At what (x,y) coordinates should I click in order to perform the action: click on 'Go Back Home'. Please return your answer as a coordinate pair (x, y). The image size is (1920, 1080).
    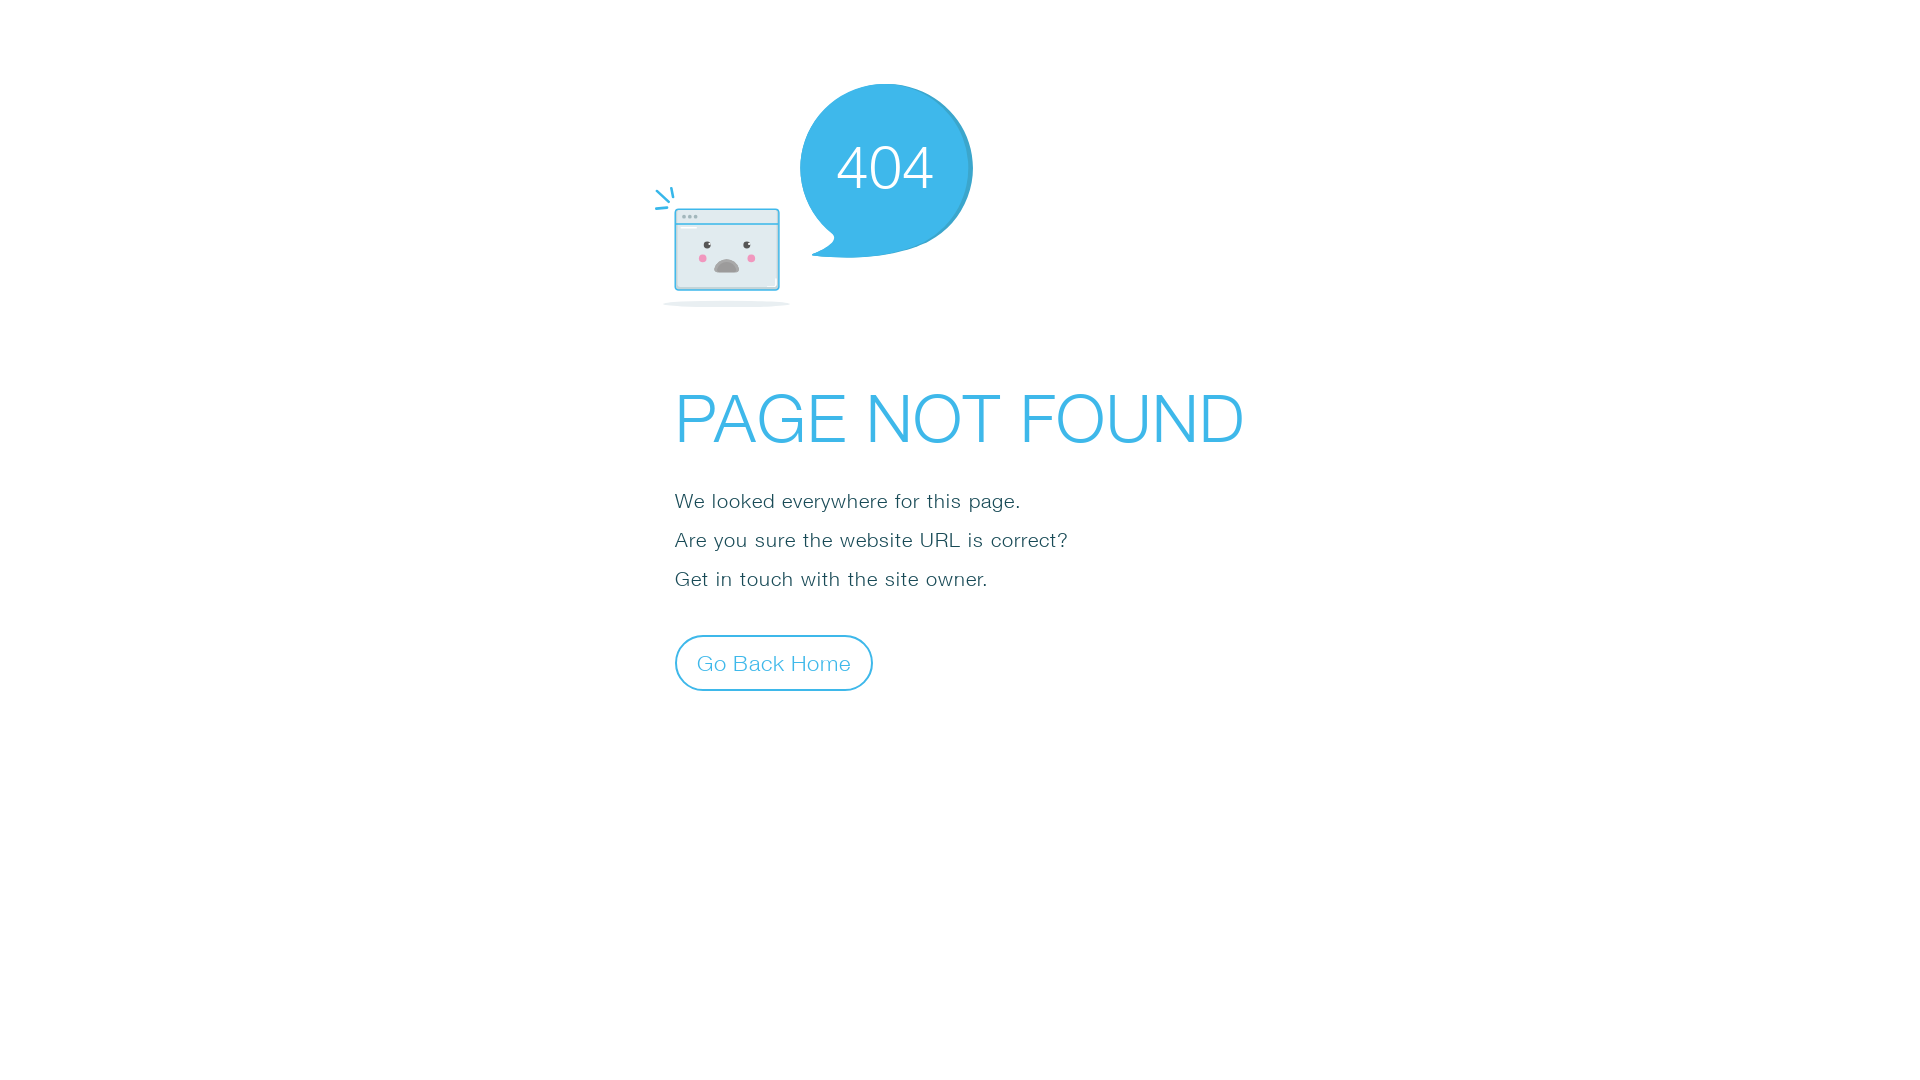
    Looking at the image, I should click on (772, 663).